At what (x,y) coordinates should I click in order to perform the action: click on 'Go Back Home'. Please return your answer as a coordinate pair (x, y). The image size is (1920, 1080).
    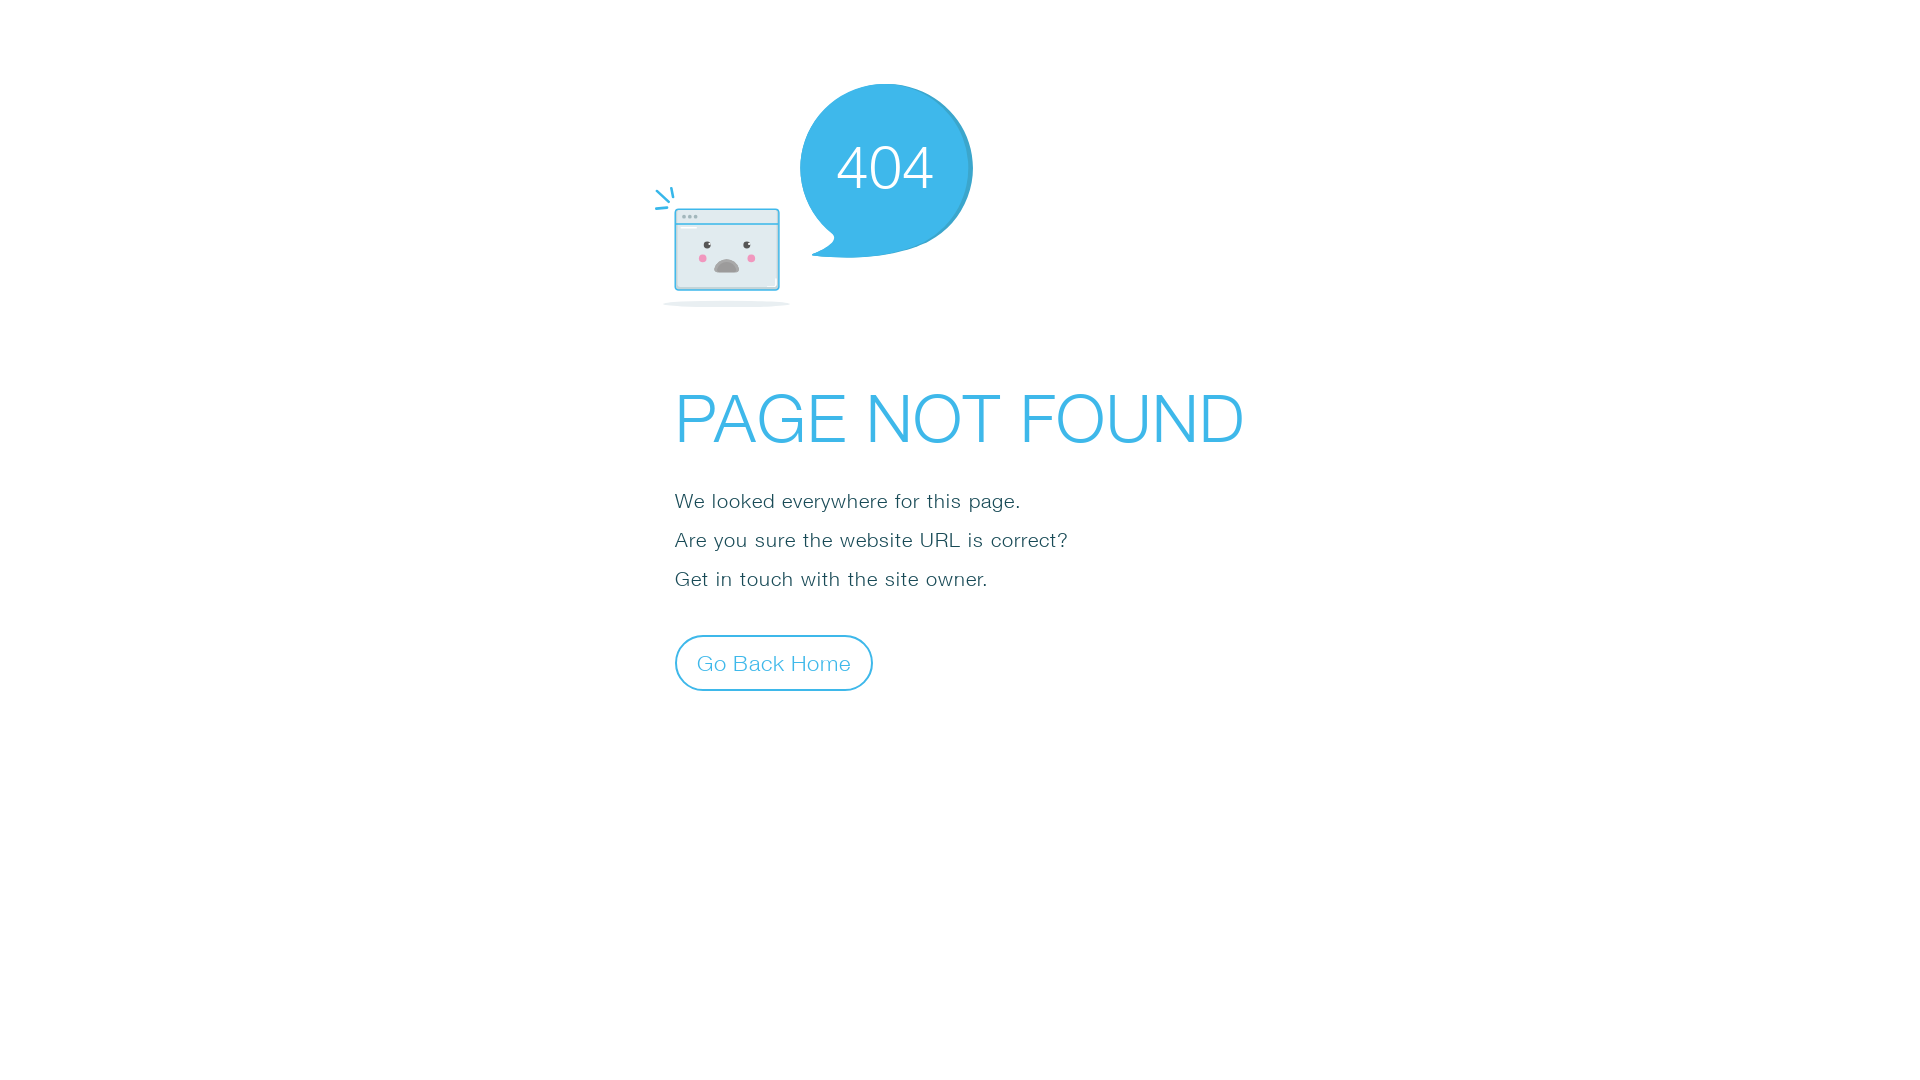
    Looking at the image, I should click on (772, 663).